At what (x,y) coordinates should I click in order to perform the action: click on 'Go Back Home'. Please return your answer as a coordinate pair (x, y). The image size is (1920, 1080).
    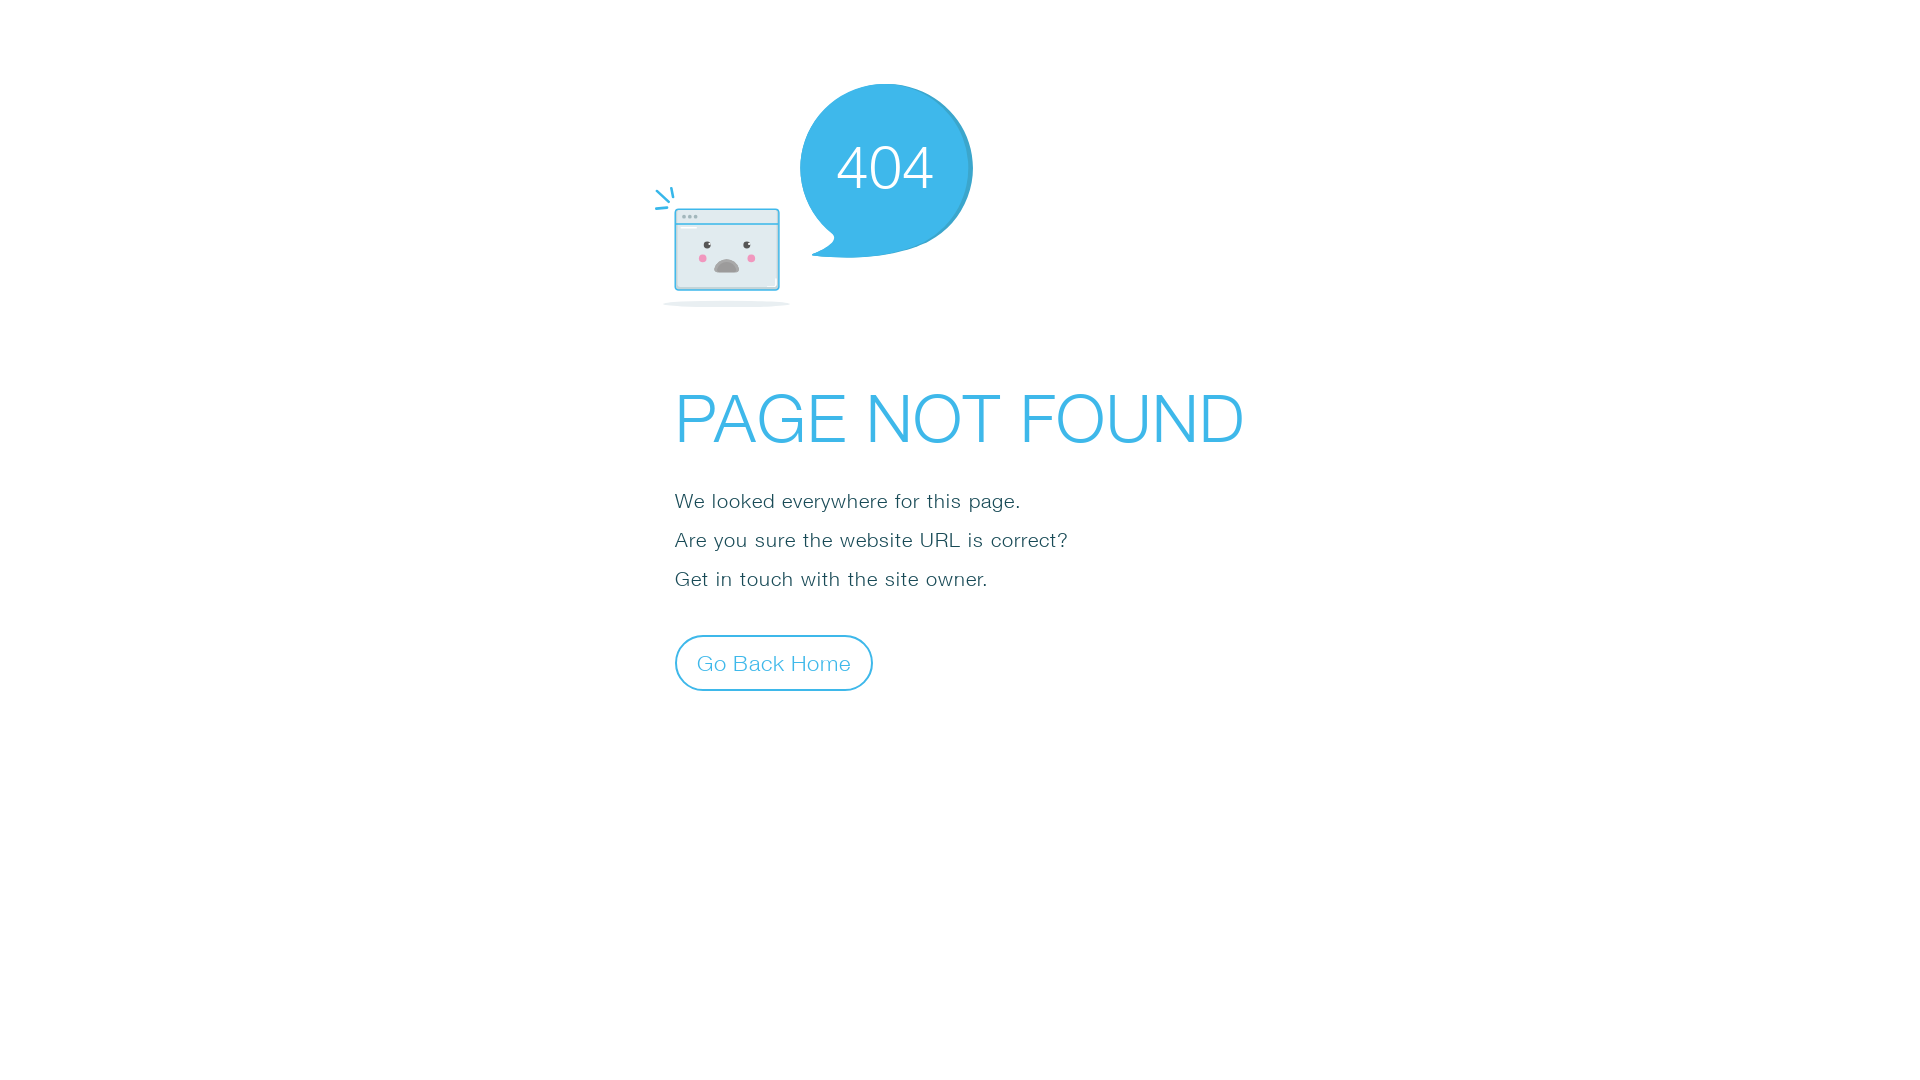
    Looking at the image, I should click on (772, 663).